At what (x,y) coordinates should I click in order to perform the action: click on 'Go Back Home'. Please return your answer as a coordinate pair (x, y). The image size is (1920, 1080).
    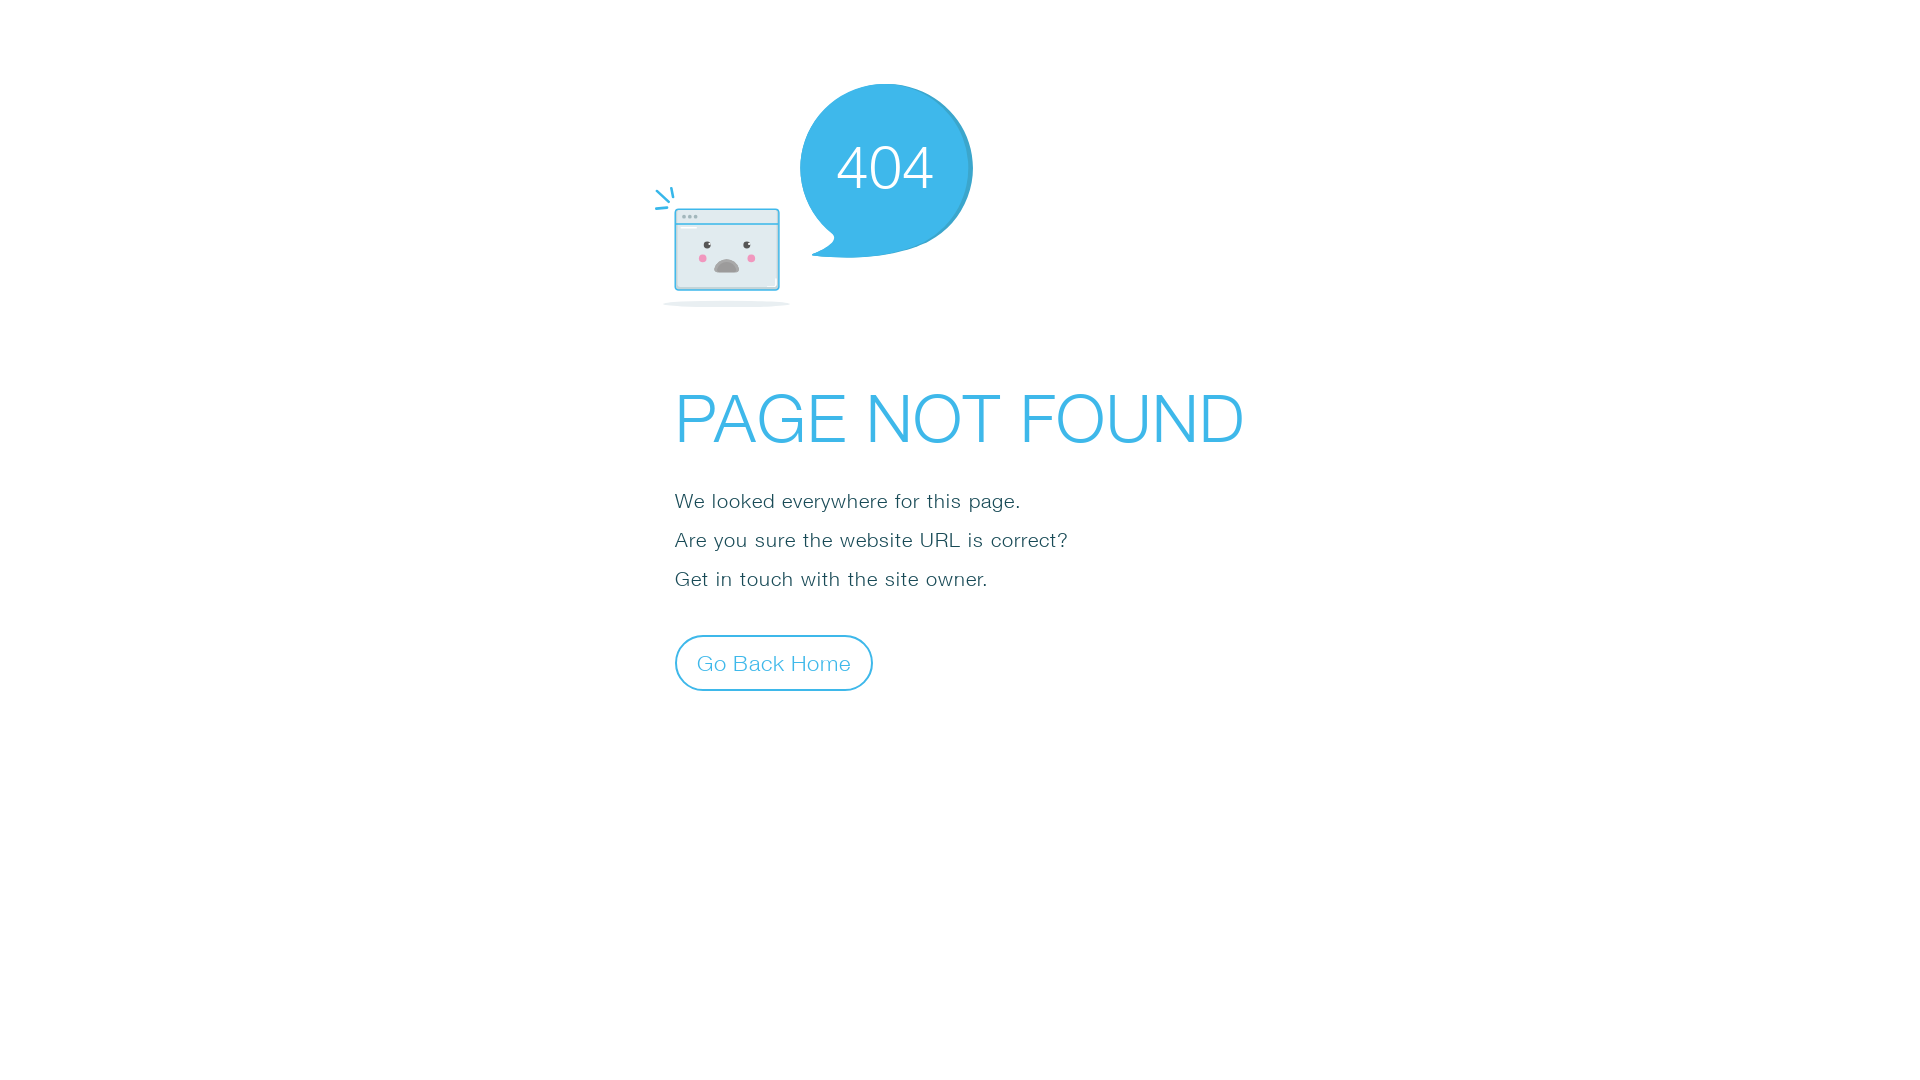
    Looking at the image, I should click on (772, 663).